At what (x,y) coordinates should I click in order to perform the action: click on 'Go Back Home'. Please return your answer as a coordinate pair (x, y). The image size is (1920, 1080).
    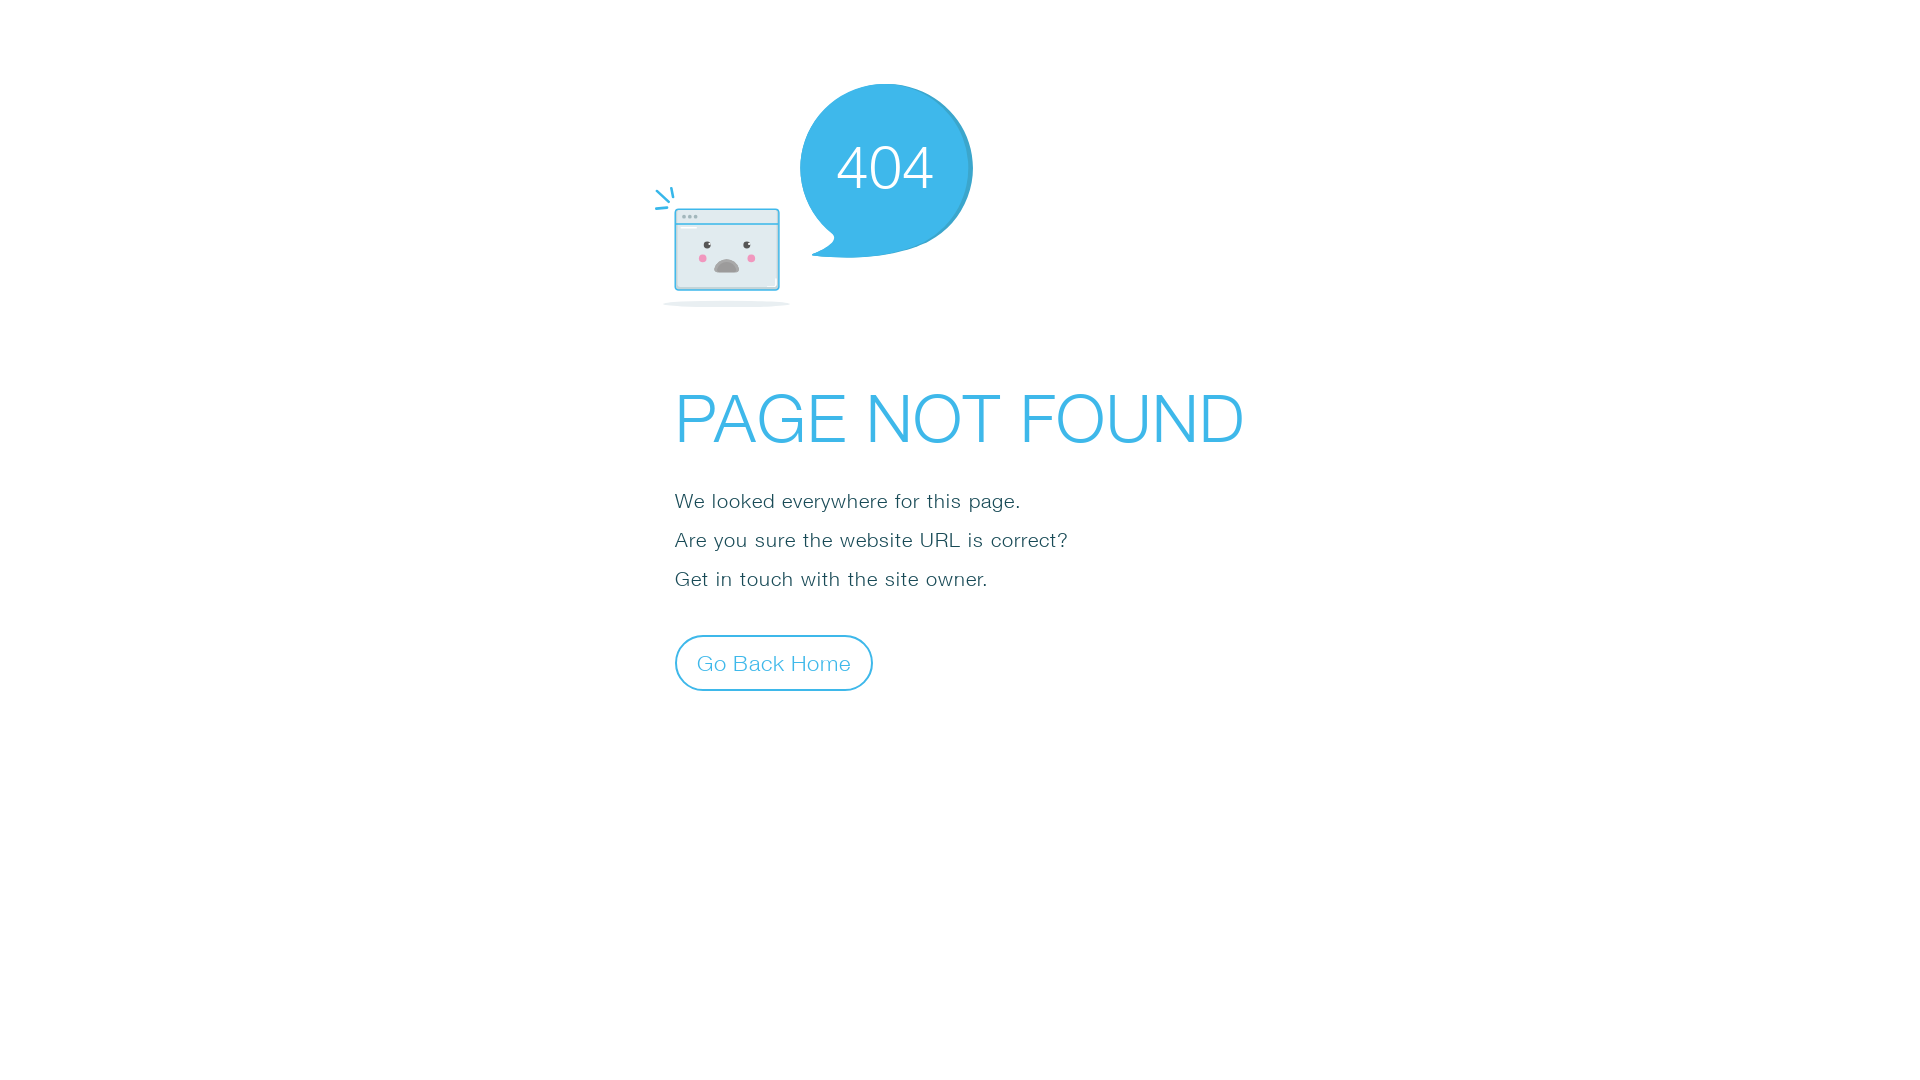
    Looking at the image, I should click on (772, 663).